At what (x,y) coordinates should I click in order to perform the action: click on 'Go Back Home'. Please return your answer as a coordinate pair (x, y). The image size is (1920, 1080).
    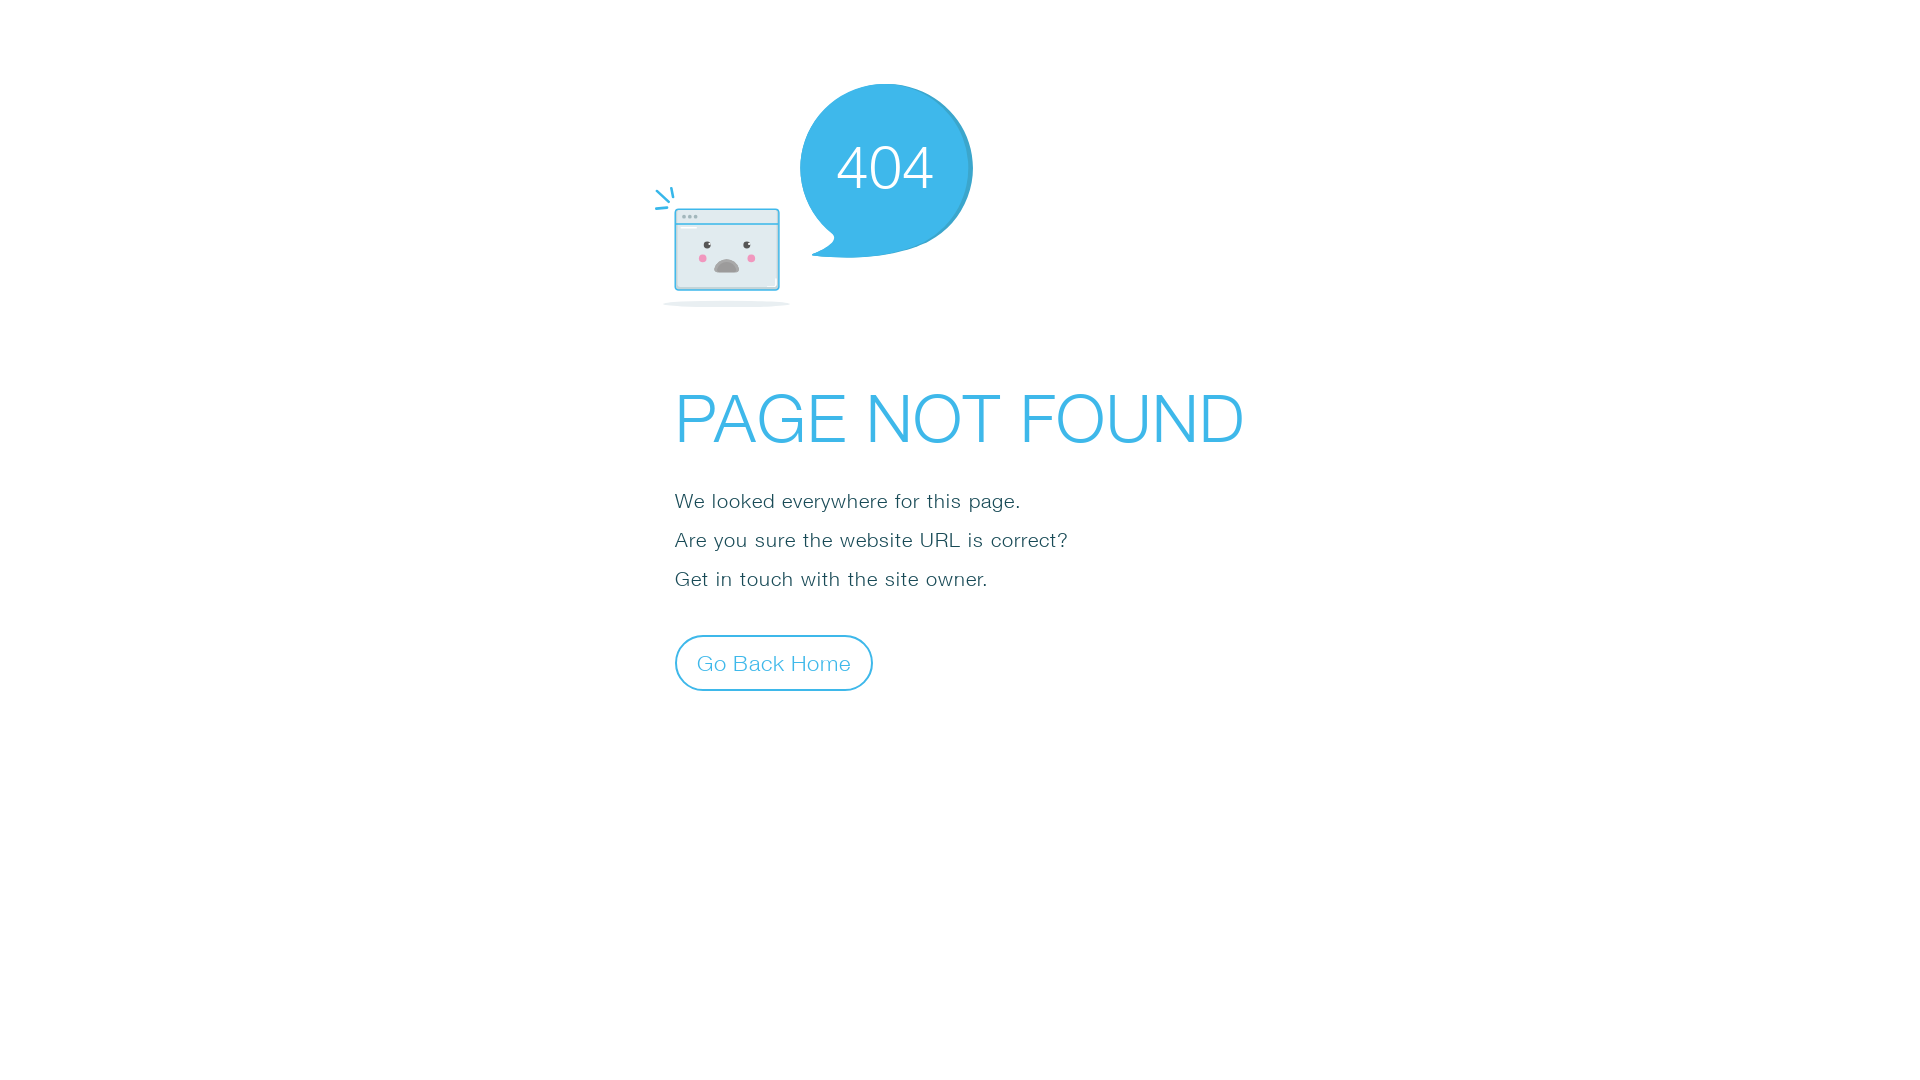
    Looking at the image, I should click on (772, 663).